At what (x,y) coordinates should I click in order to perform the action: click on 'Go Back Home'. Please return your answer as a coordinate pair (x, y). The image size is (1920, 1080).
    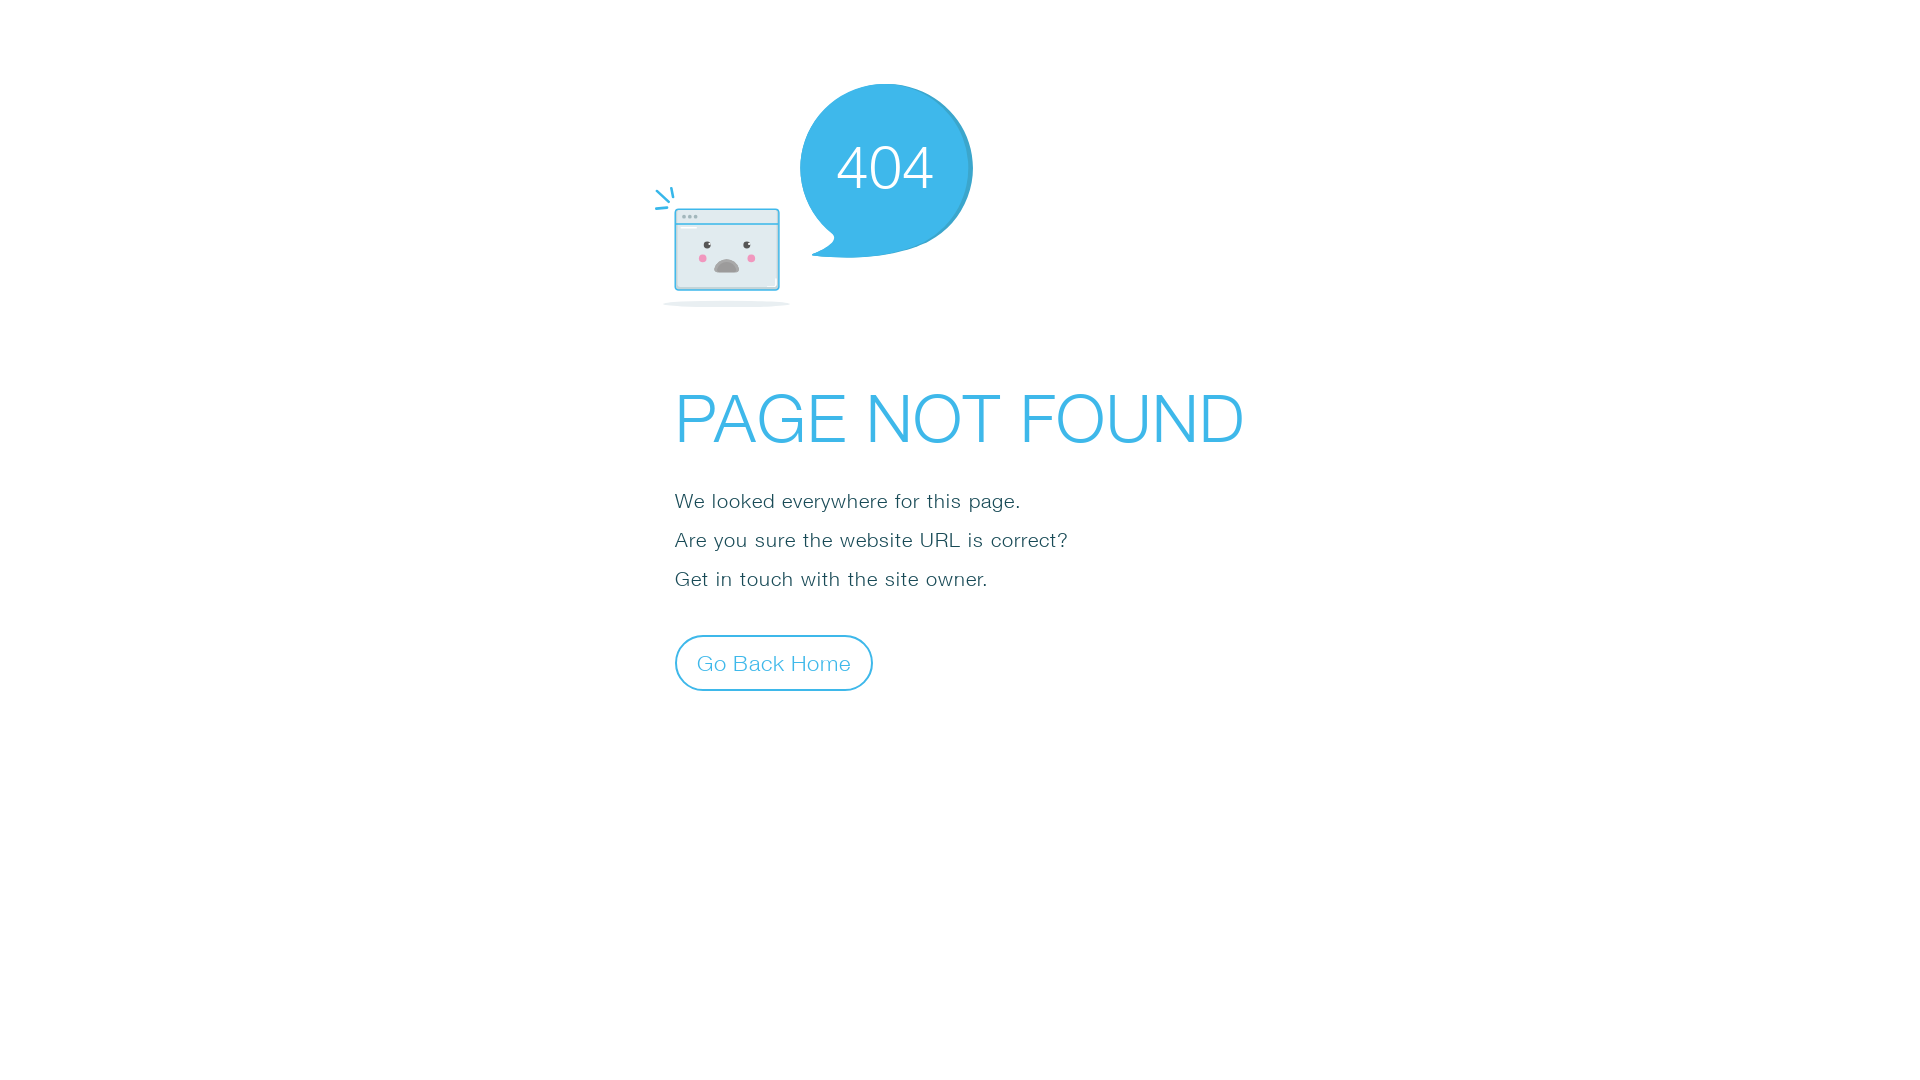
    Looking at the image, I should click on (772, 663).